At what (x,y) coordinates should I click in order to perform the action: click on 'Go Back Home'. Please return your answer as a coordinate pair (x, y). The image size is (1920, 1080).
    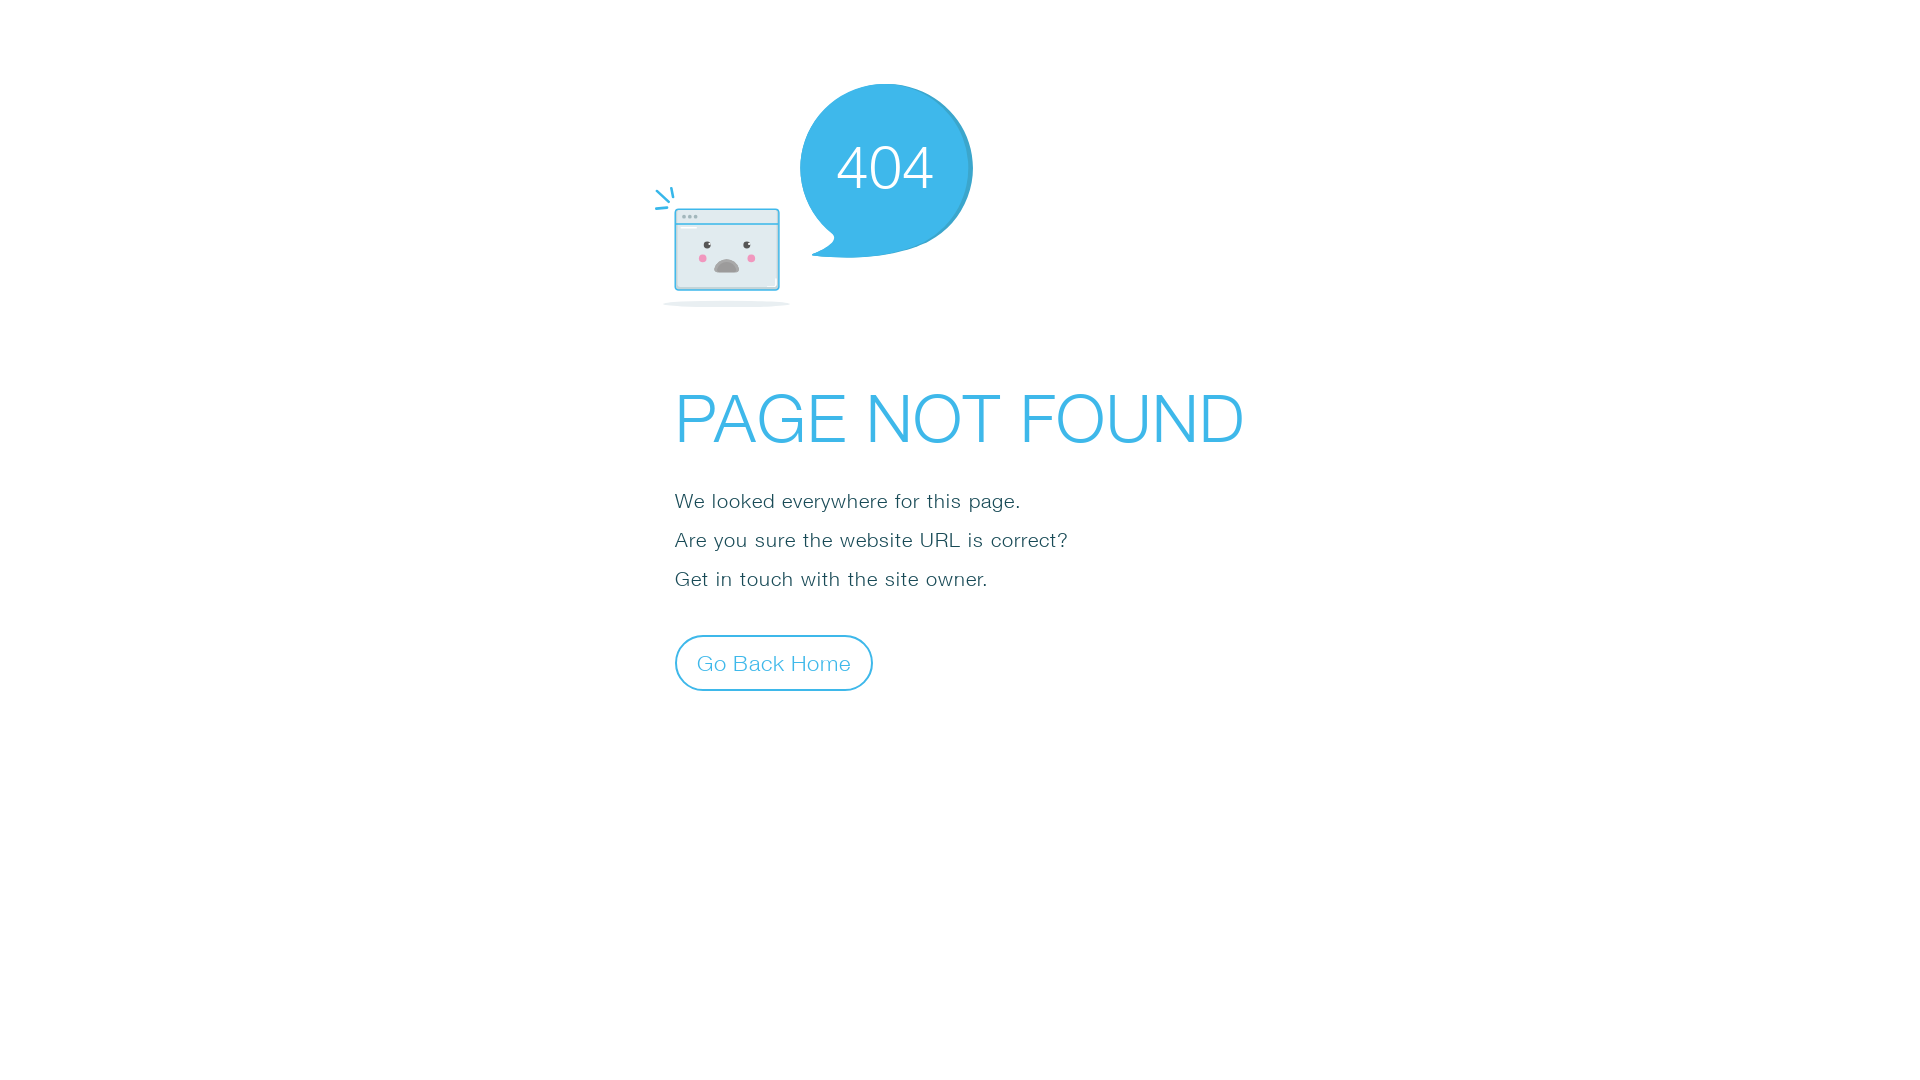
    Looking at the image, I should click on (772, 663).